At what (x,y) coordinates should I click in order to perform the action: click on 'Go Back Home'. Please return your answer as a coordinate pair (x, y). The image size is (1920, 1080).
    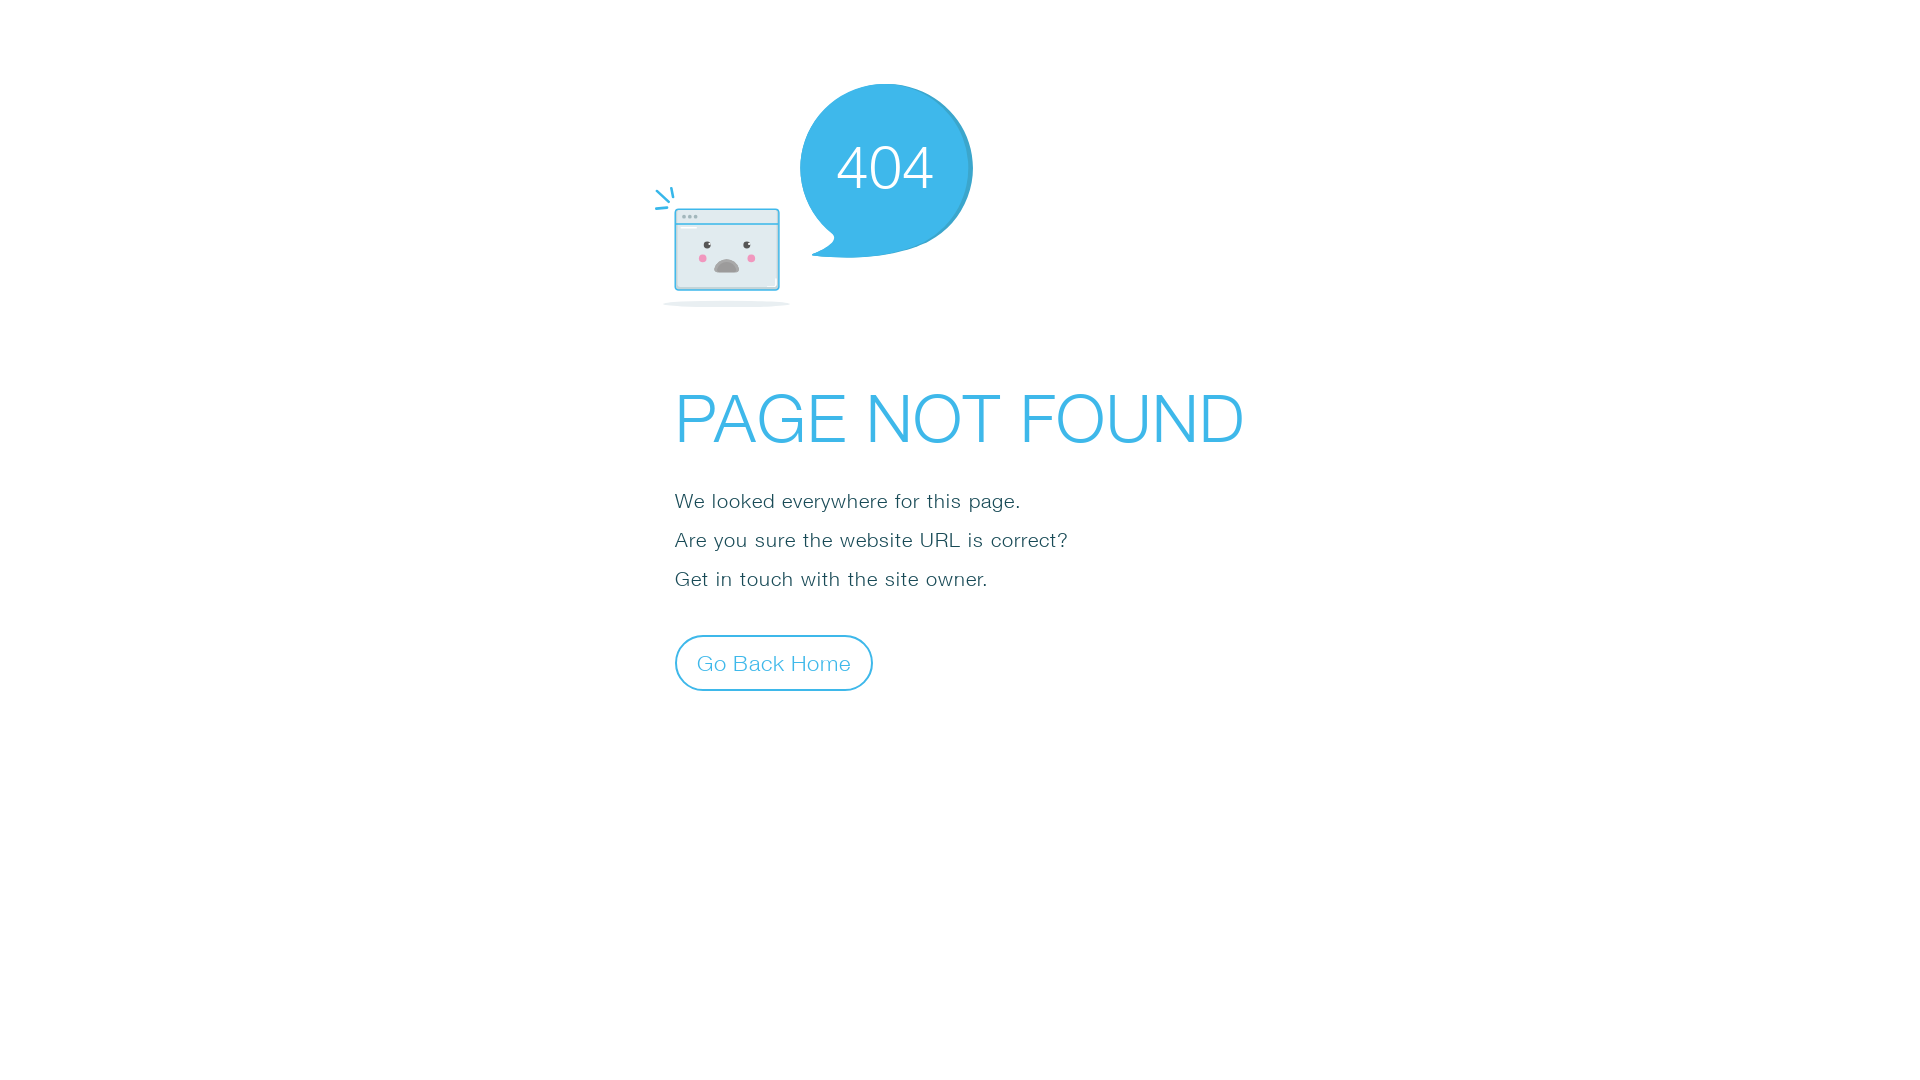
    Looking at the image, I should click on (772, 663).